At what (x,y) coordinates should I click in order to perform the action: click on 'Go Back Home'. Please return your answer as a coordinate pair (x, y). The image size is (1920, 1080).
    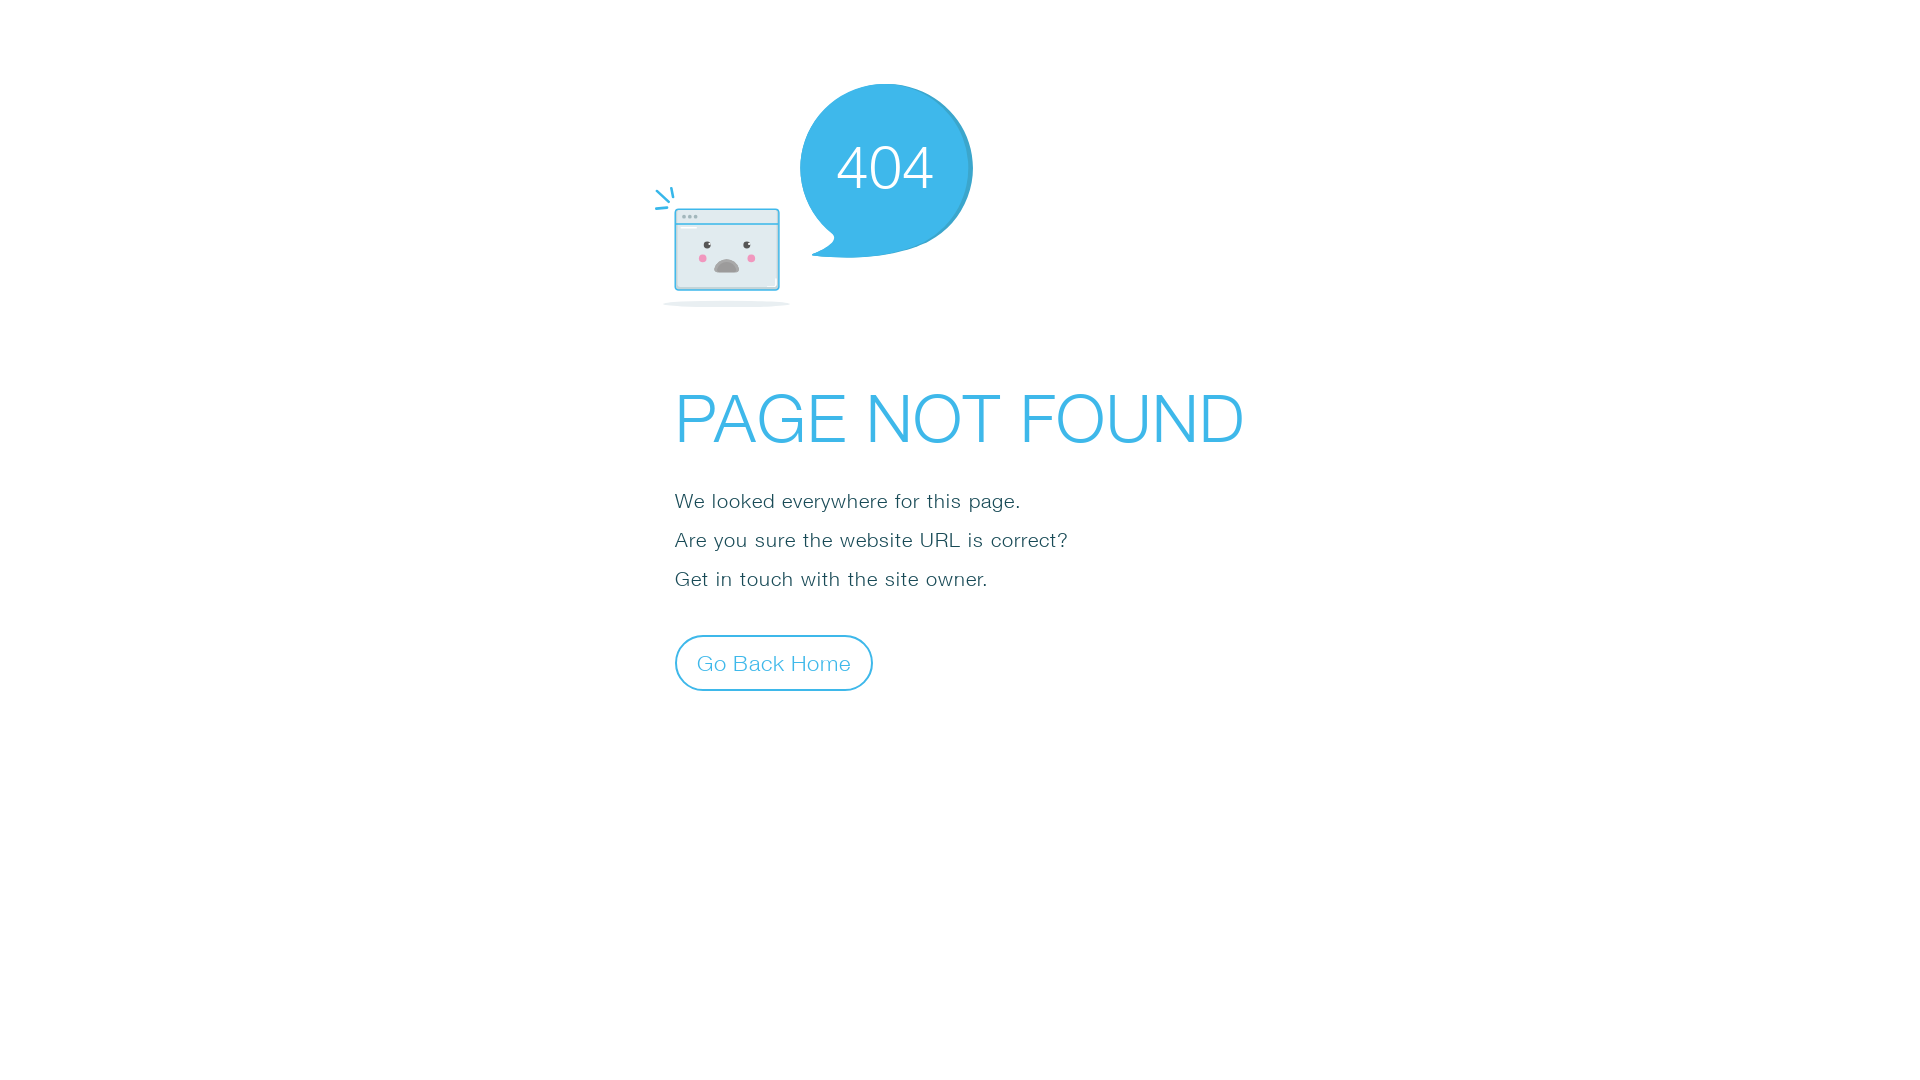
    Looking at the image, I should click on (772, 663).